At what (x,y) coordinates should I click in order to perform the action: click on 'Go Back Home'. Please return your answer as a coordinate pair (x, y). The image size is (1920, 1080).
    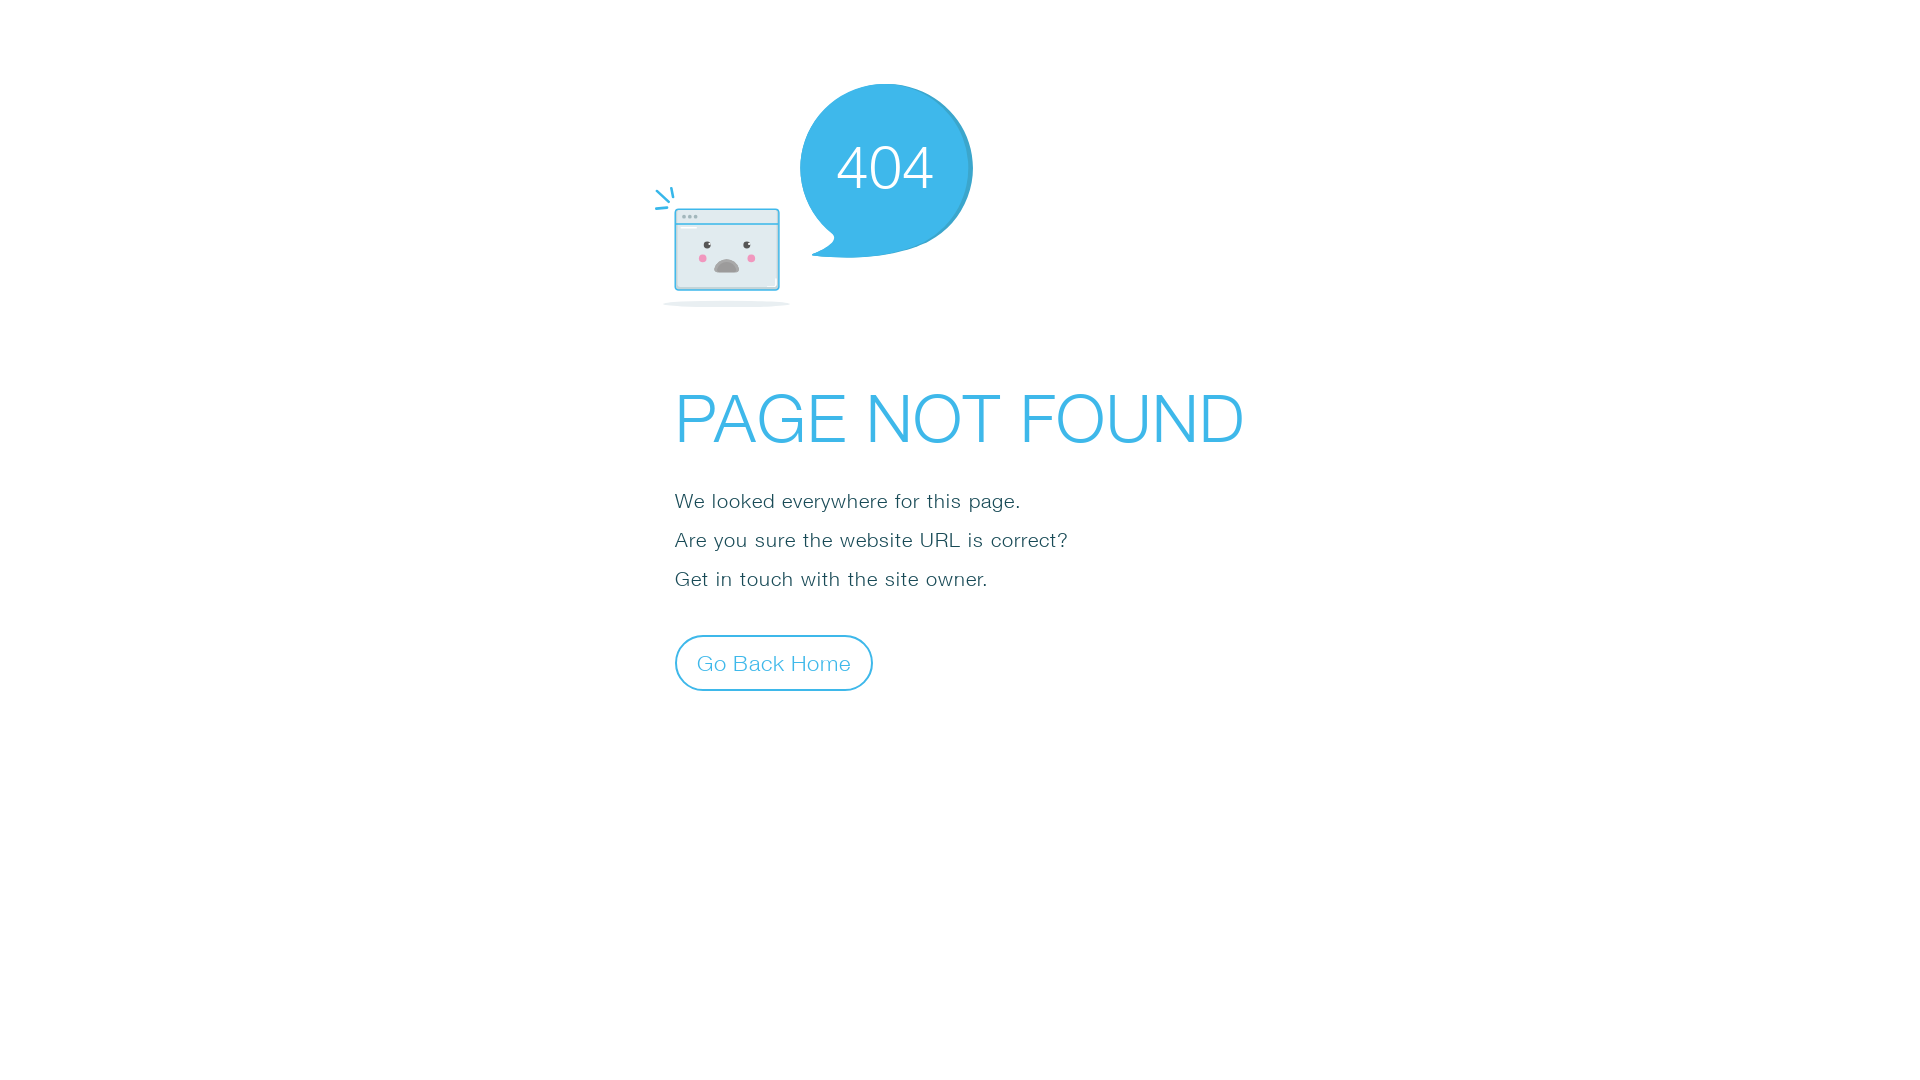
    Looking at the image, I should click on (772, 663).